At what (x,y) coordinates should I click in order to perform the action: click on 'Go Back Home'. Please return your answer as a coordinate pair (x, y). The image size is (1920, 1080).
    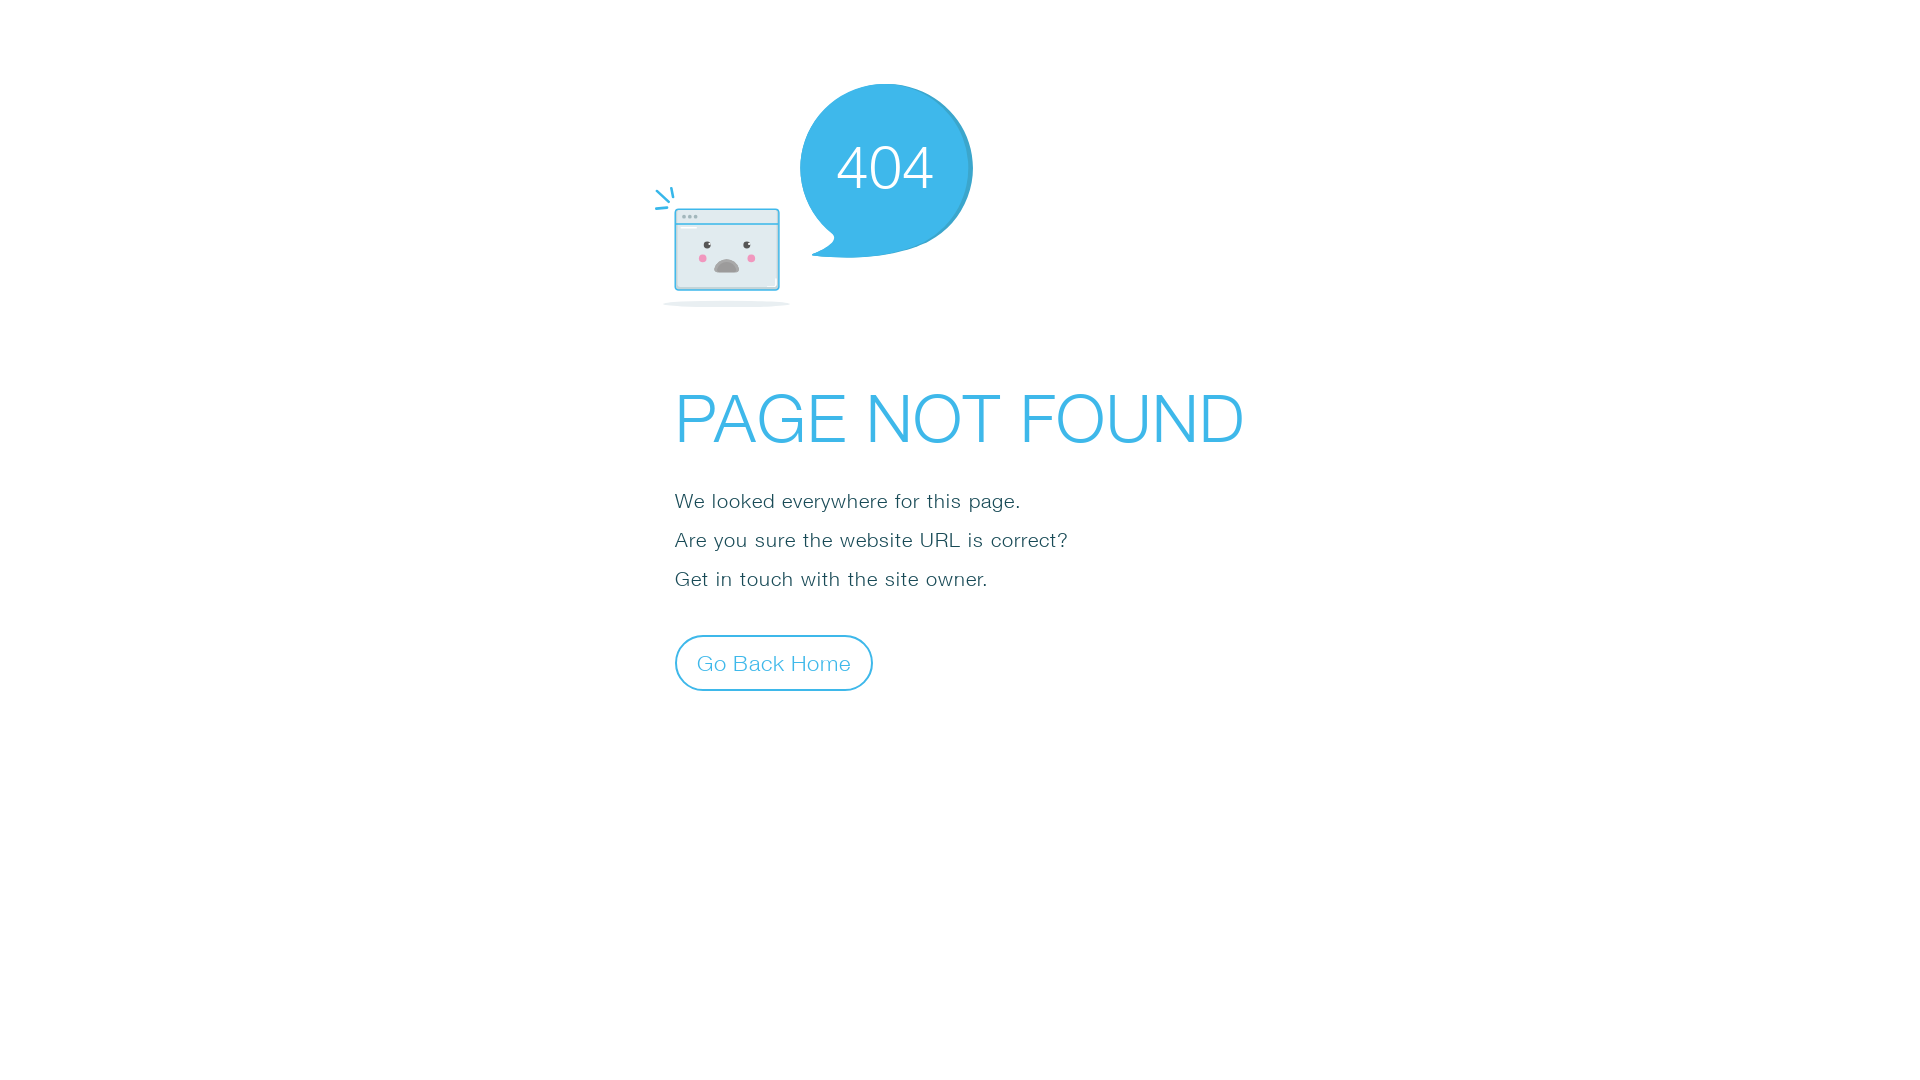
    Looking at the image, I should click on (772, 663).